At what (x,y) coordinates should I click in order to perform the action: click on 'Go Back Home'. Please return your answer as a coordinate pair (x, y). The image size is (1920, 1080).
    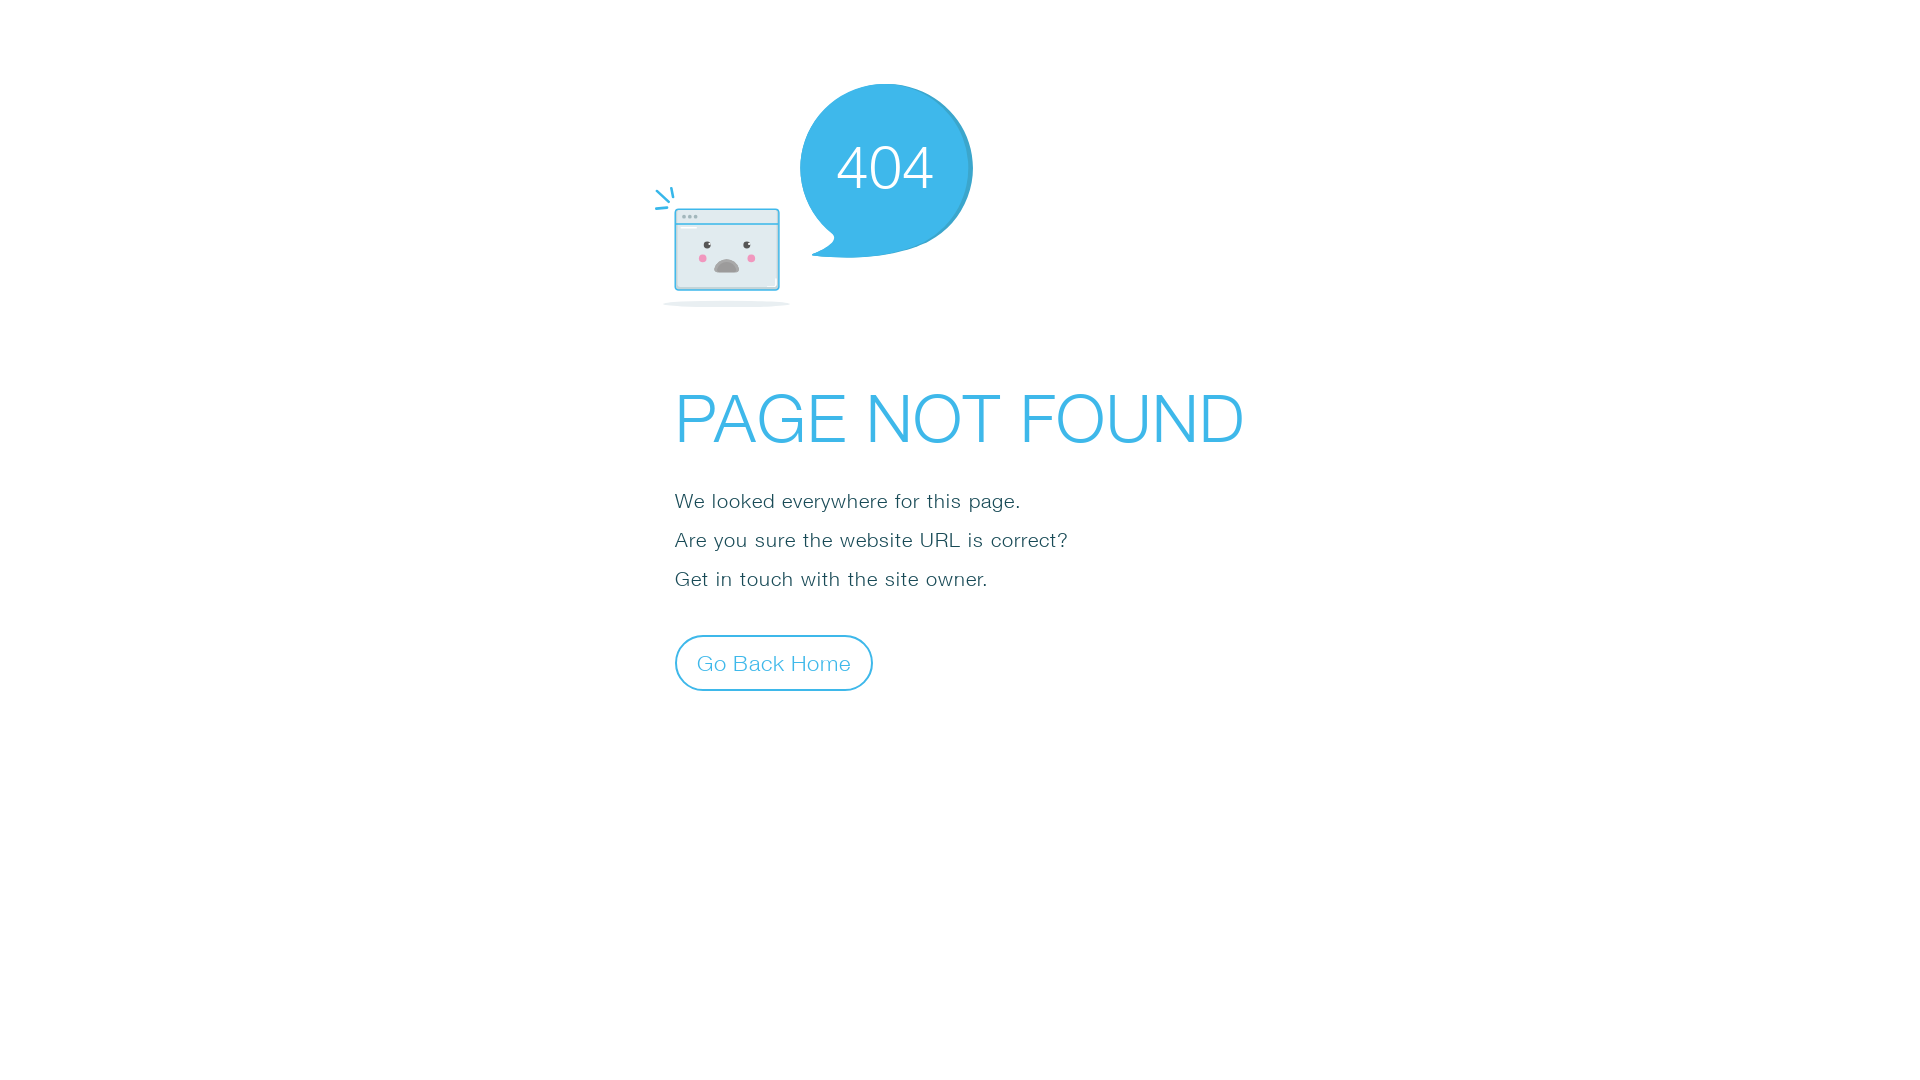
    Looking at the image, I should click on (772, 663).